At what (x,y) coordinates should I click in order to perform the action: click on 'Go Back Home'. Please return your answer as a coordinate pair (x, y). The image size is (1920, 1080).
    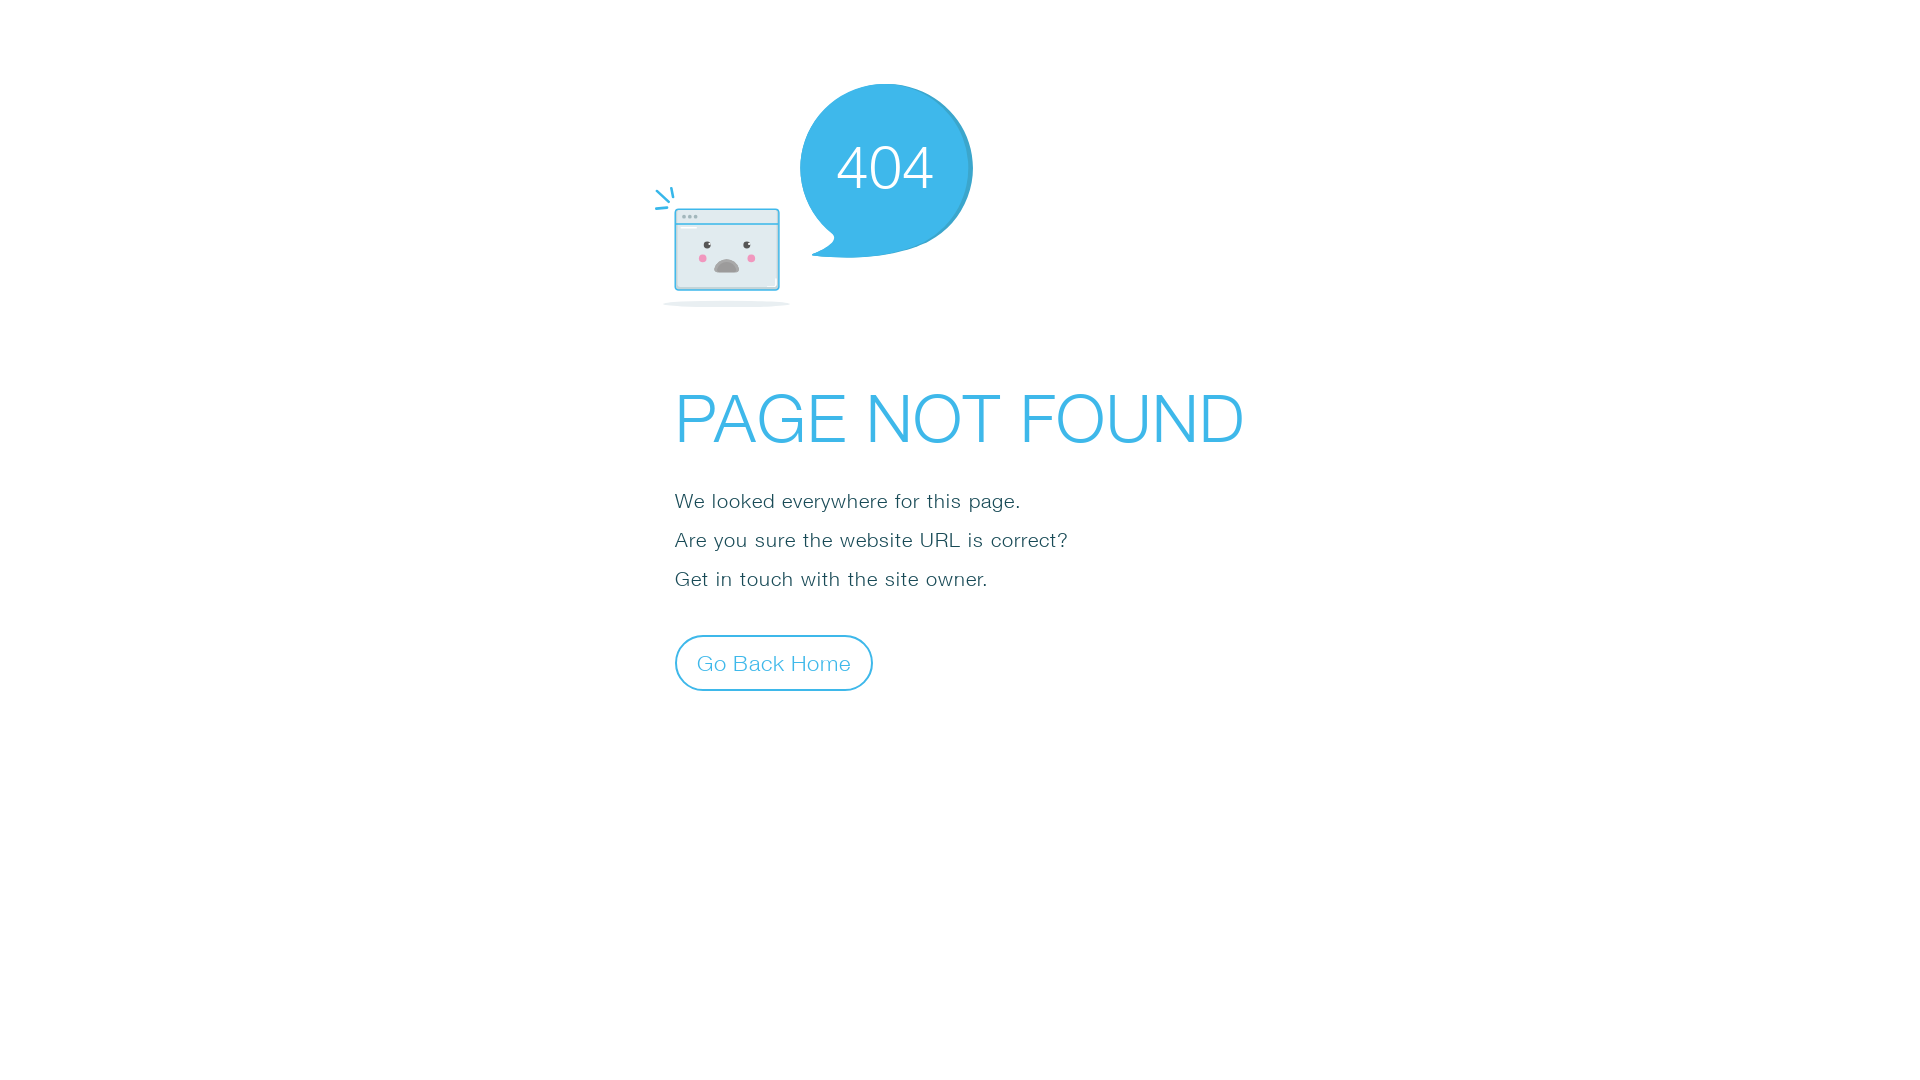
    Looking at the image, I should click on (772, 663).